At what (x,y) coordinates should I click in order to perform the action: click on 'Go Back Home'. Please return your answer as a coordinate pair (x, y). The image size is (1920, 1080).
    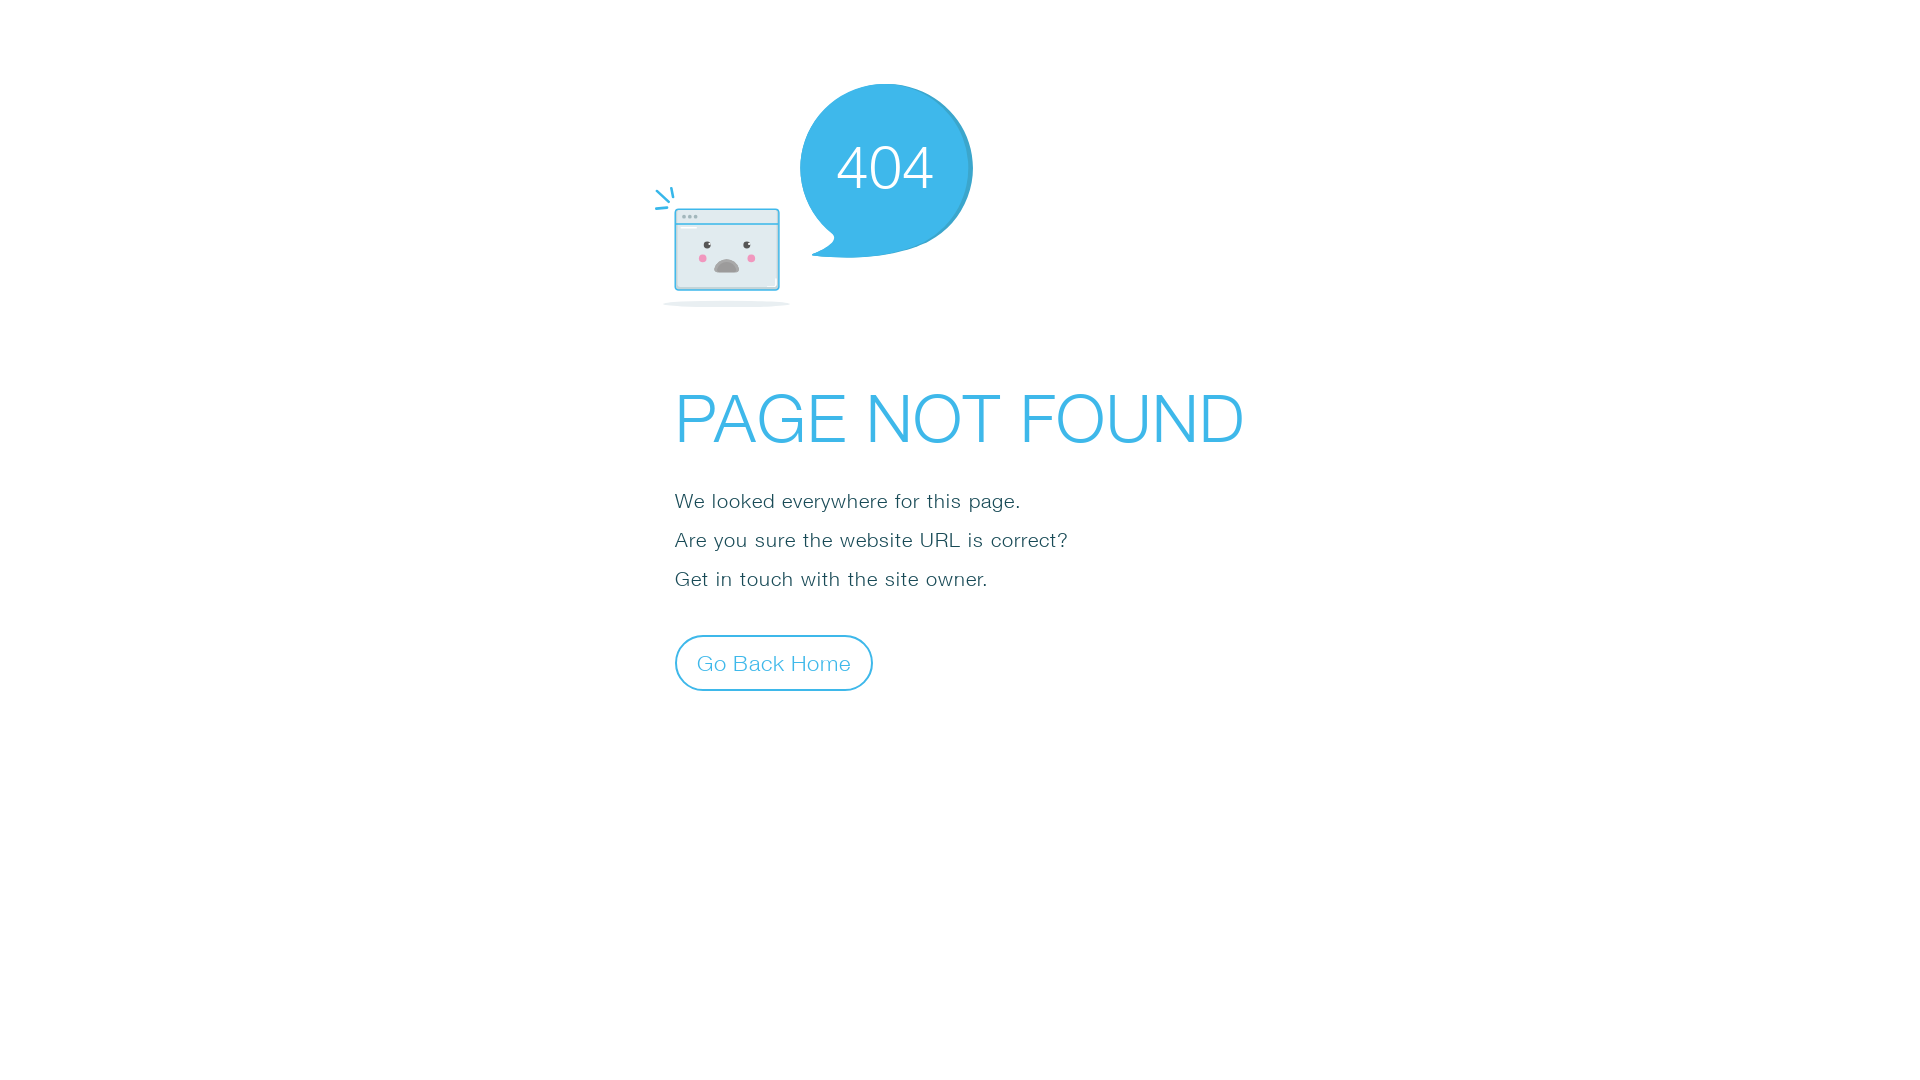
    Looking at the image, I should click on (772, 663).